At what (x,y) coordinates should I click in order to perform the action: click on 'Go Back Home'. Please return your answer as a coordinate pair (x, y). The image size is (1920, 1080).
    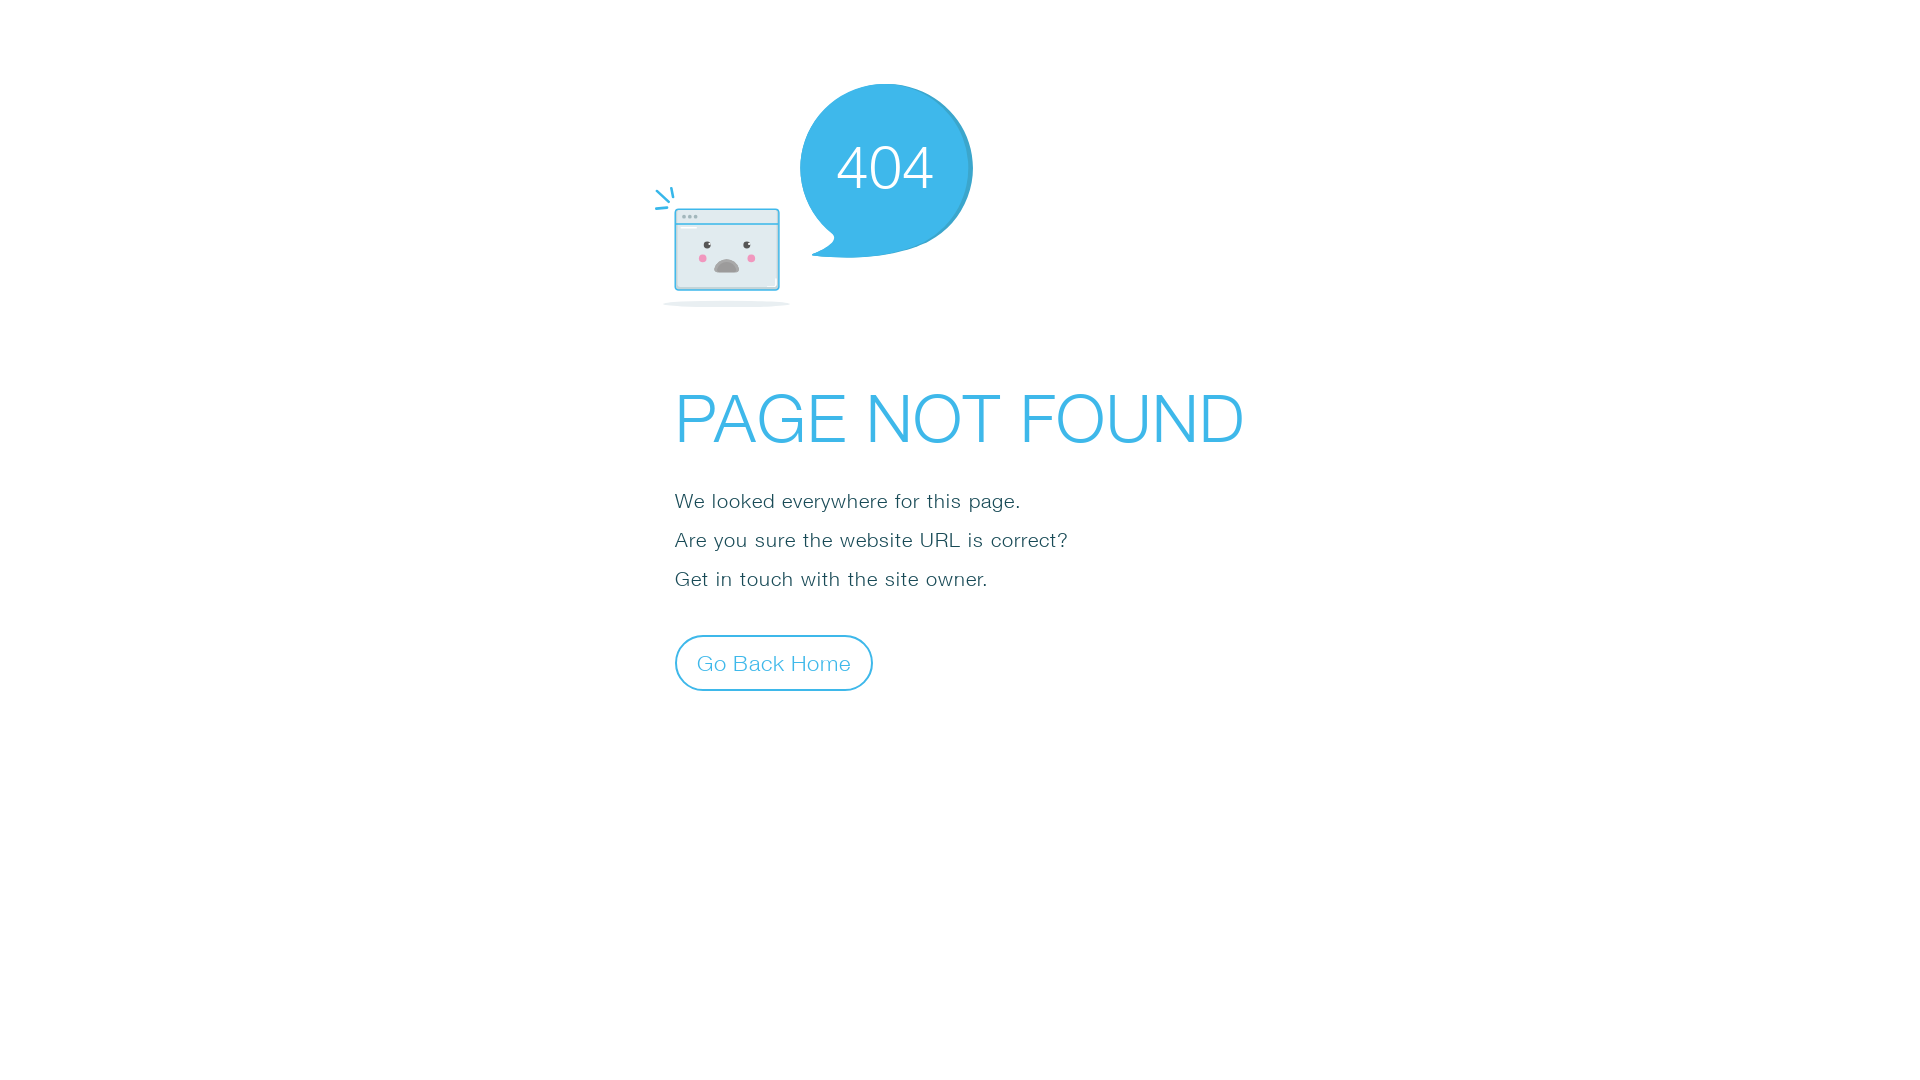
    Looking at the image, I should click on (772, 663).